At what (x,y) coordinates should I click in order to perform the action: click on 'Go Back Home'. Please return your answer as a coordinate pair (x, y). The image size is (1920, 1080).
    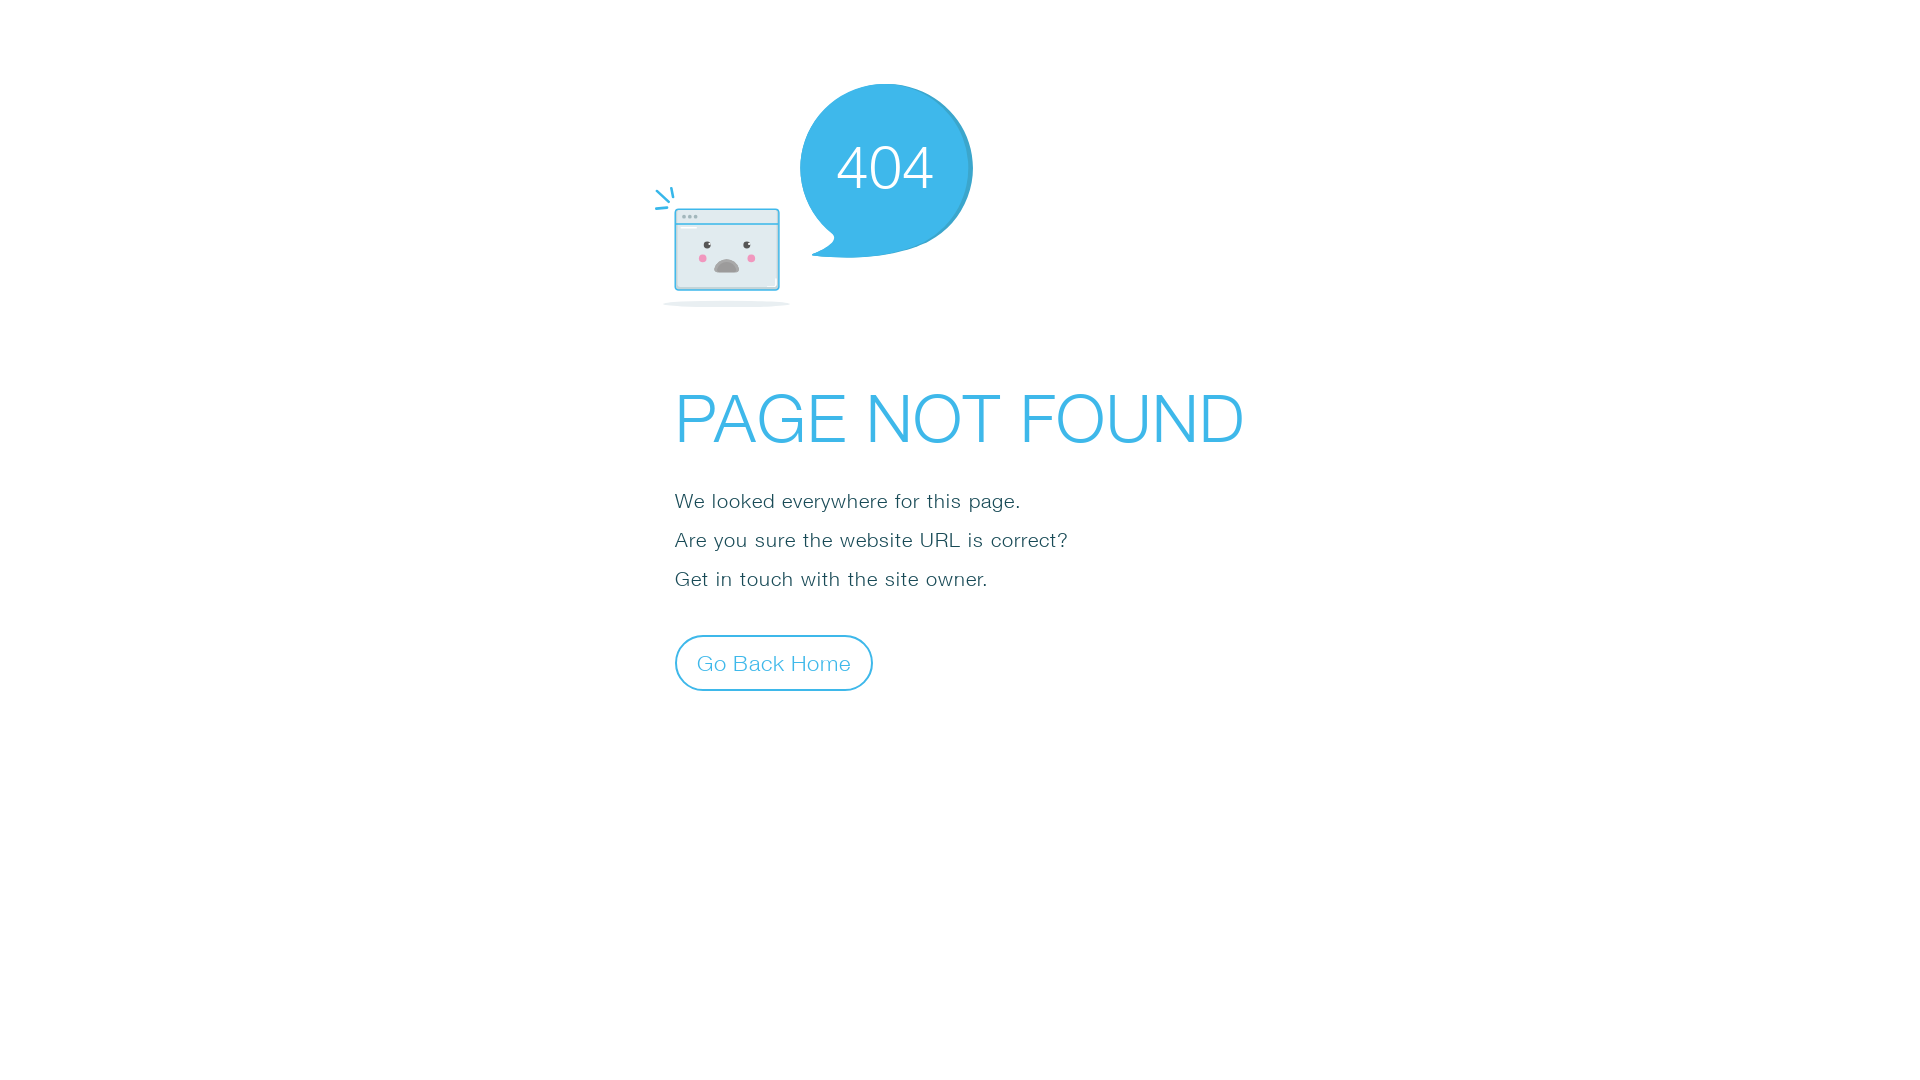
    Looking at the image, I should click on (772, 663).